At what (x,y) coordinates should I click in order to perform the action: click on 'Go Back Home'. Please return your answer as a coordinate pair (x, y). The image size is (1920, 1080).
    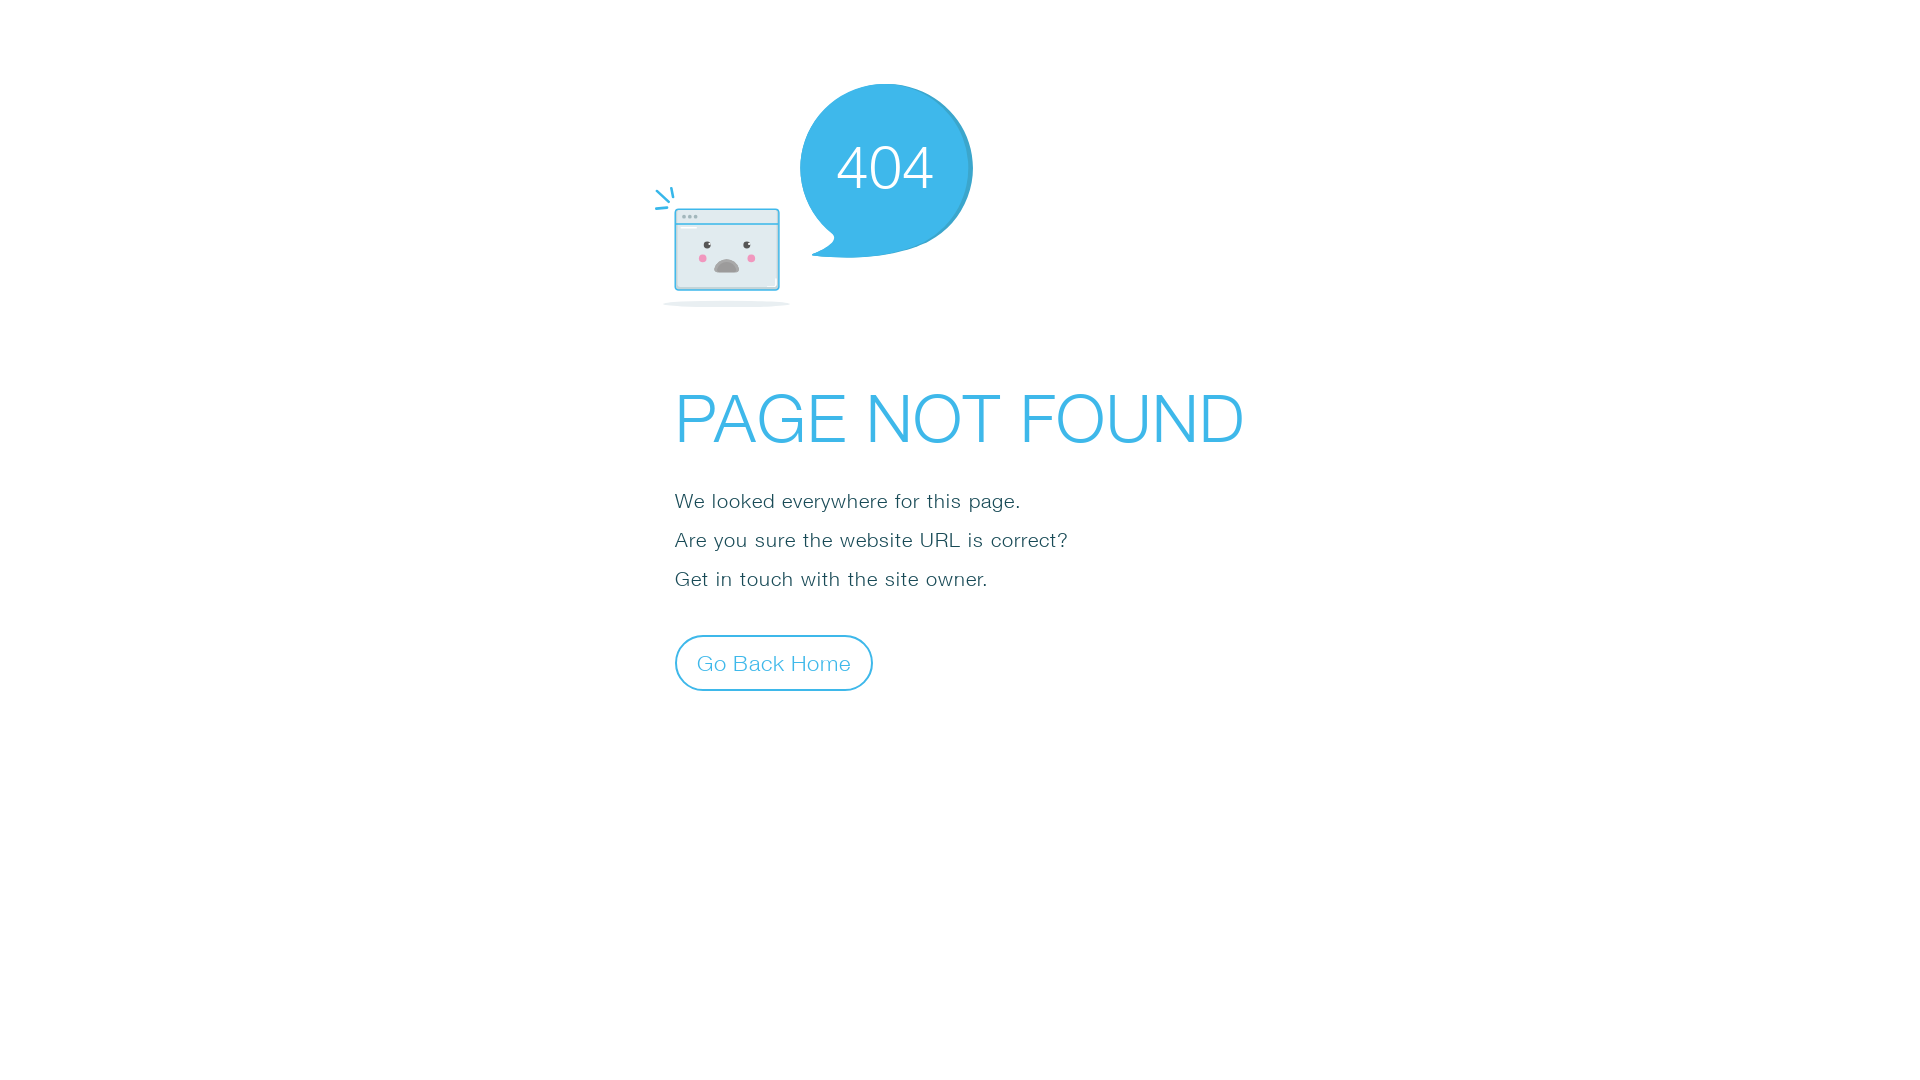
    Looking at the image, I should click on (772, 663).